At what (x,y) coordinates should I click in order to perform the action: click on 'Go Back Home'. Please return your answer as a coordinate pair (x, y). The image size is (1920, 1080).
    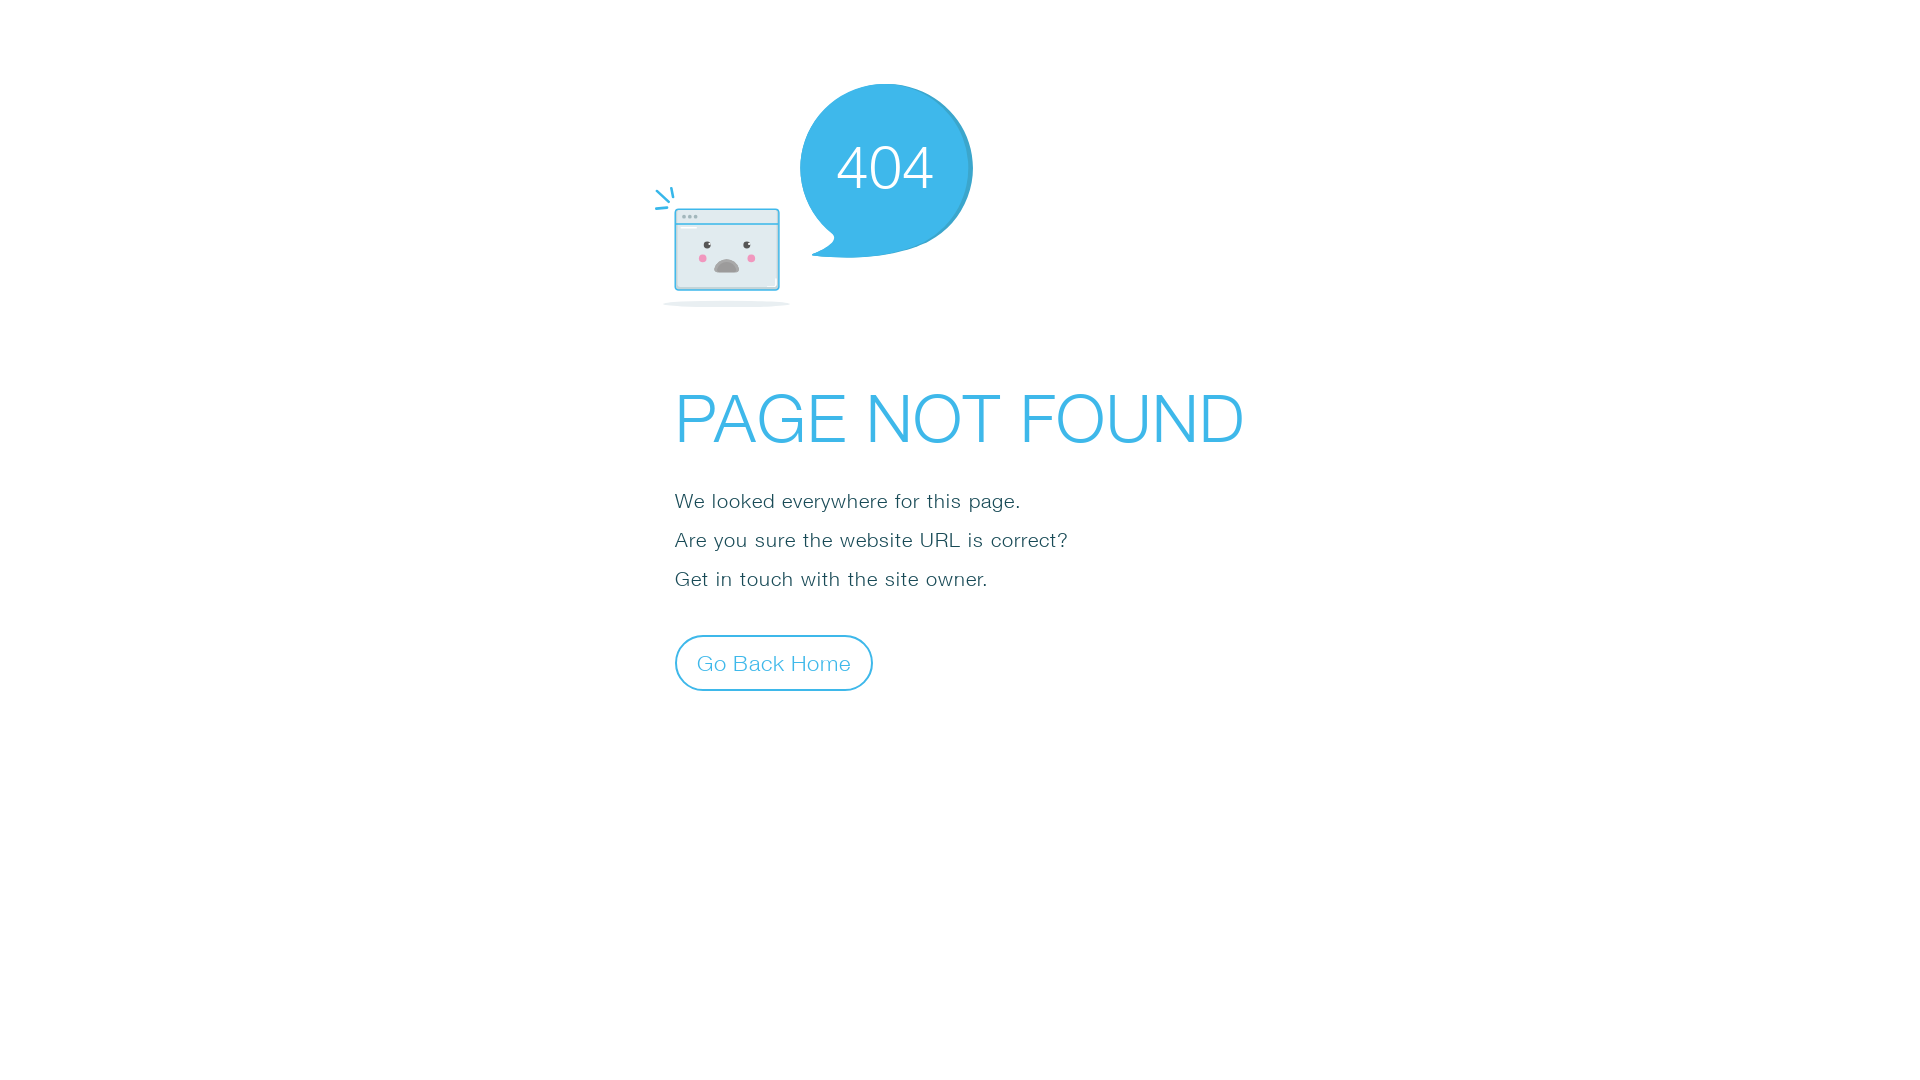
    Looking at the image, I should click on (772, 663).